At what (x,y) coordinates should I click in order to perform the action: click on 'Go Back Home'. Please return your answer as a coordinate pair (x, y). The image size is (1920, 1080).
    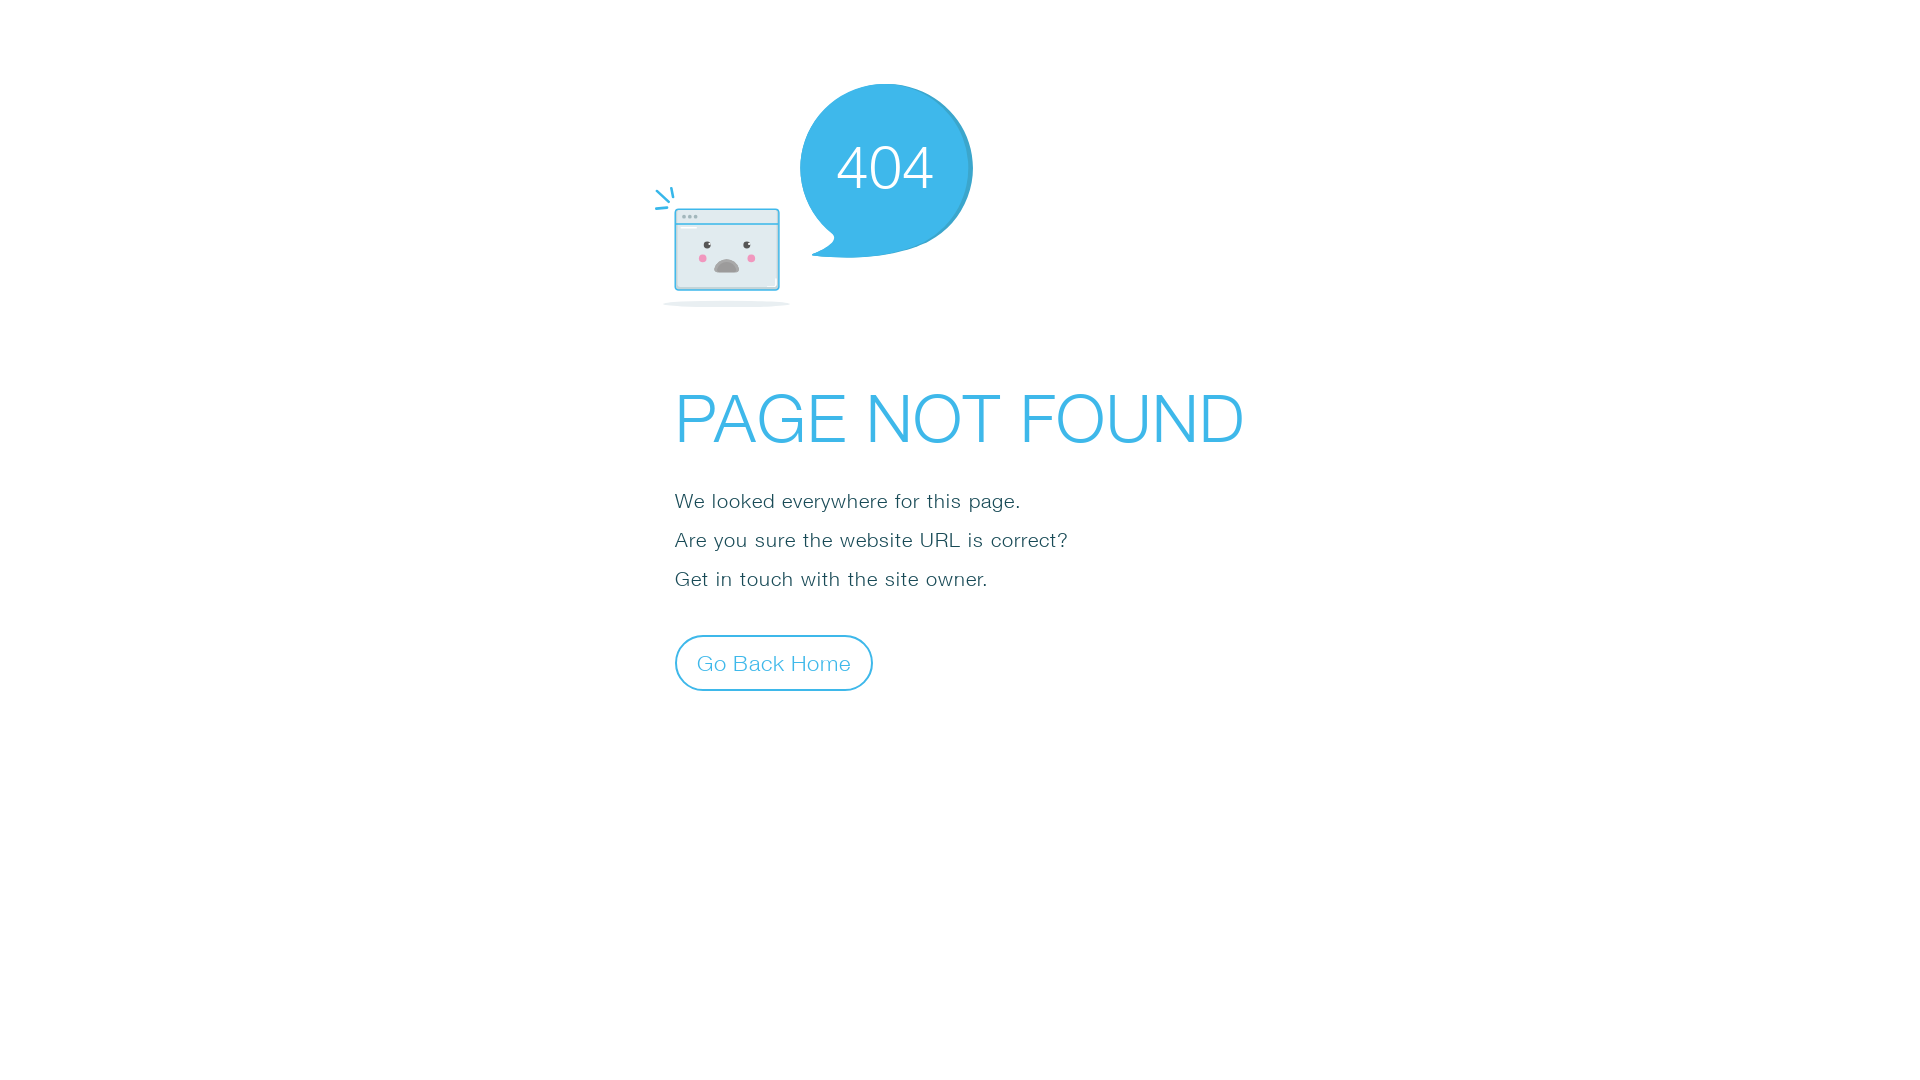
    Looking at the image, I should click on (772, 663).